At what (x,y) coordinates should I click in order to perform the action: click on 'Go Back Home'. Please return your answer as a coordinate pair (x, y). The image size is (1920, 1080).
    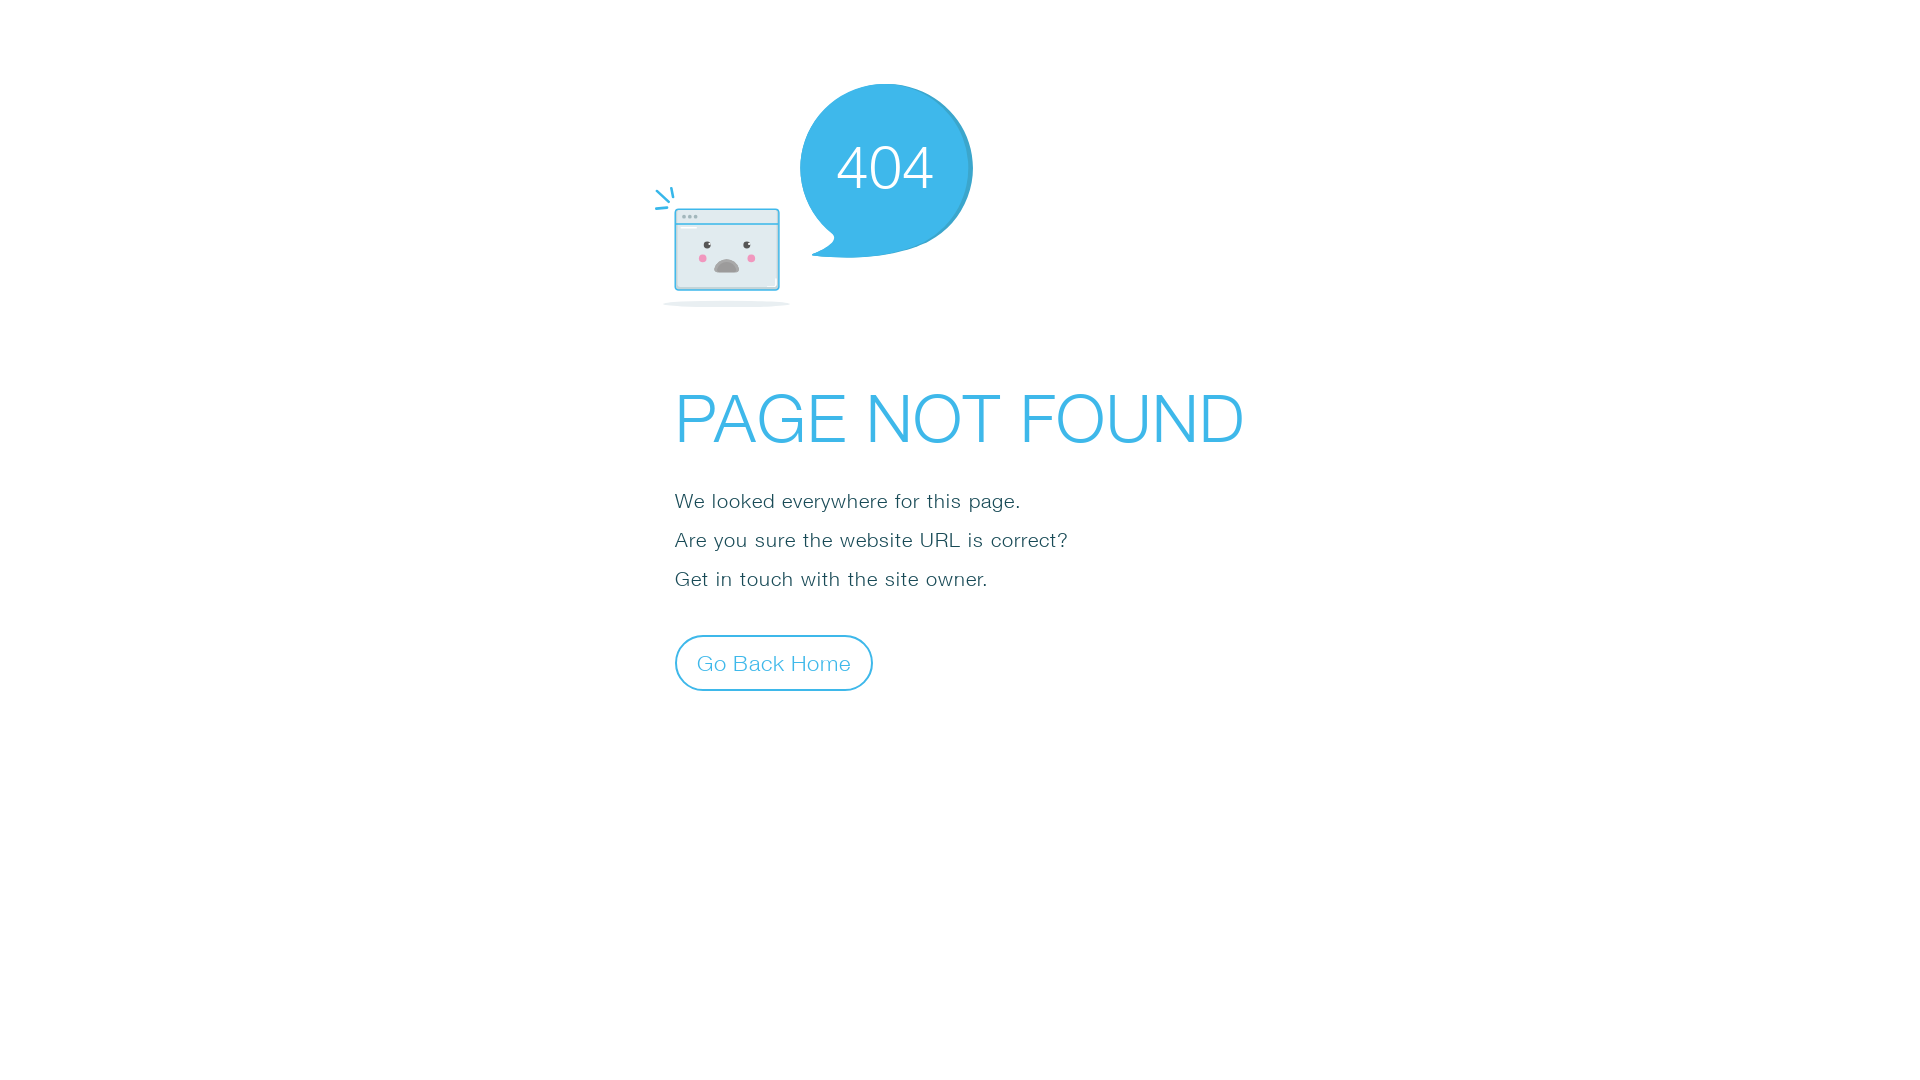
    Looking at the image, I should click on (772, 663).